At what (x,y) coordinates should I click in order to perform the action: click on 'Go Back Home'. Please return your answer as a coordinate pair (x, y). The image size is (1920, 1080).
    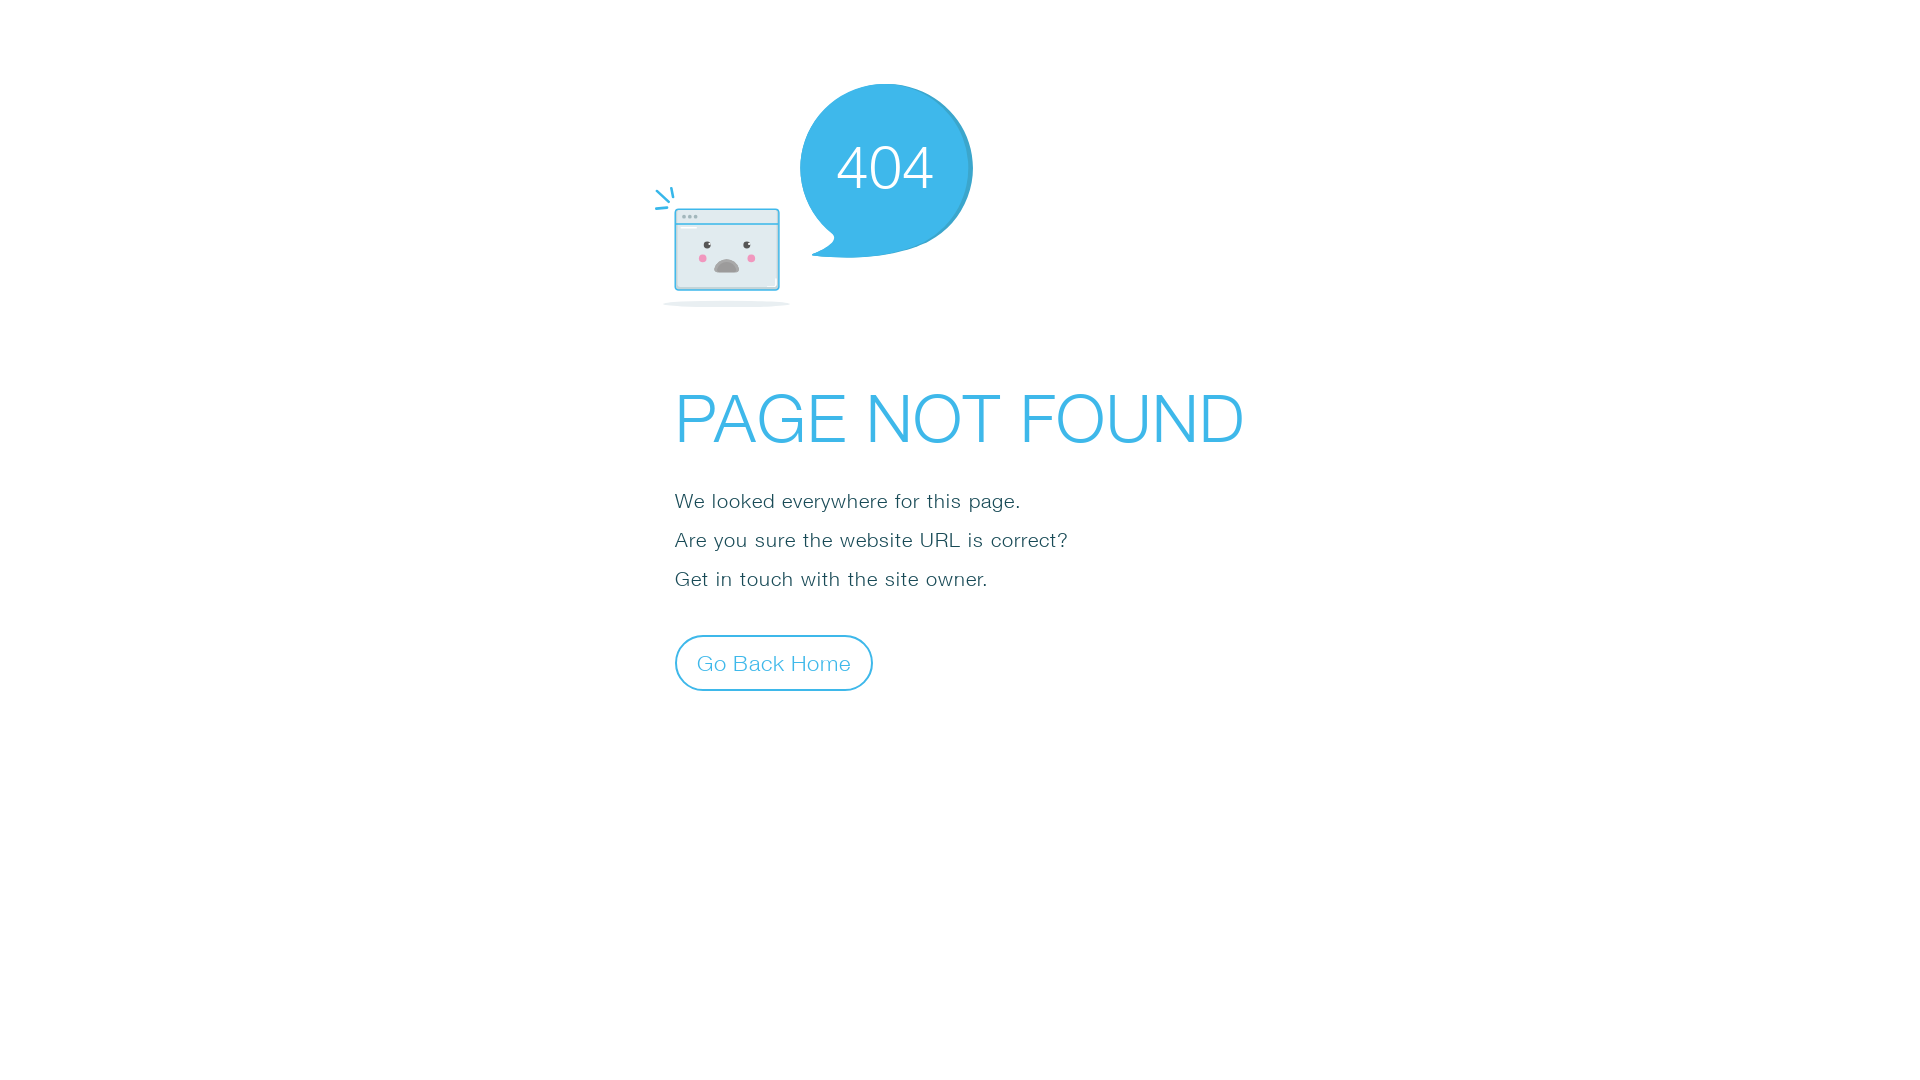
    Looking at the image, I should click on (772, 663).